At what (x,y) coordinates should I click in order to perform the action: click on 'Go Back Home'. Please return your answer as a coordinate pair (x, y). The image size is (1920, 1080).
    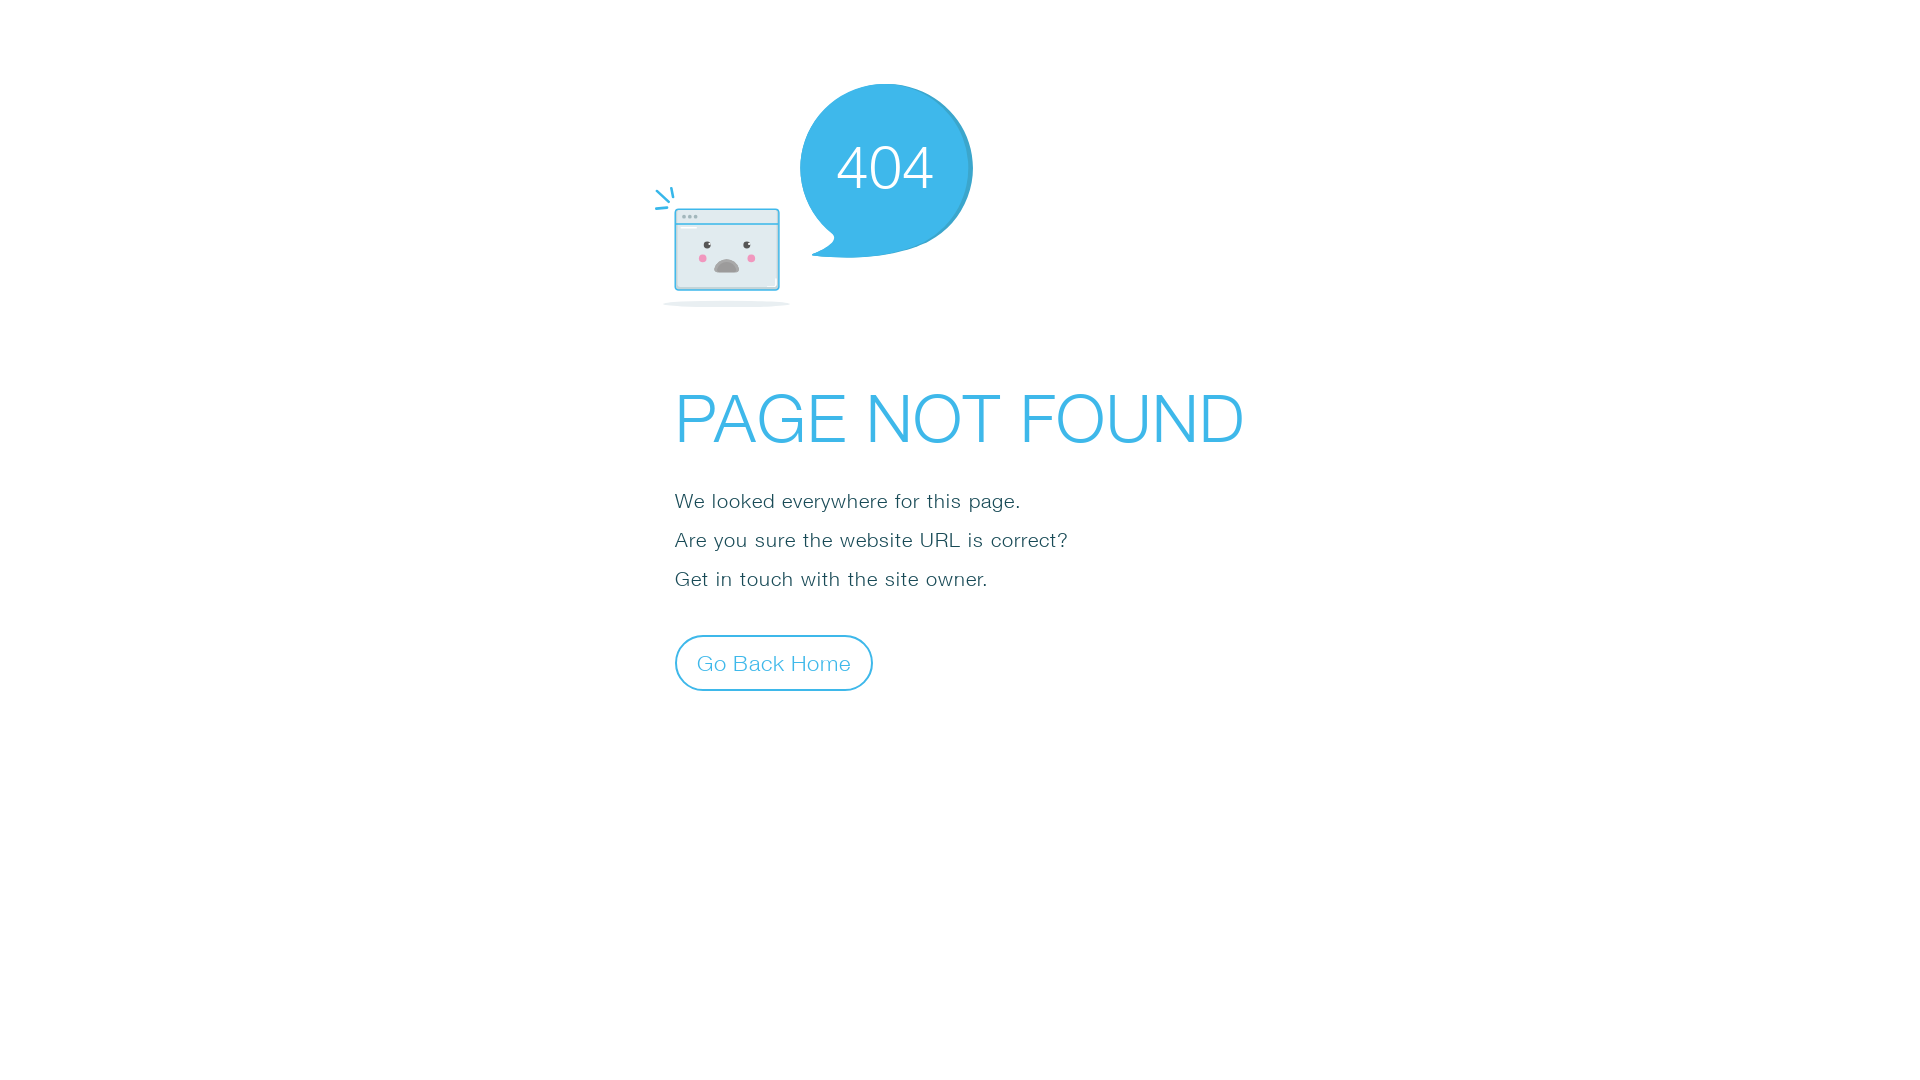
    Looking at the image, I should click on (772, 663).